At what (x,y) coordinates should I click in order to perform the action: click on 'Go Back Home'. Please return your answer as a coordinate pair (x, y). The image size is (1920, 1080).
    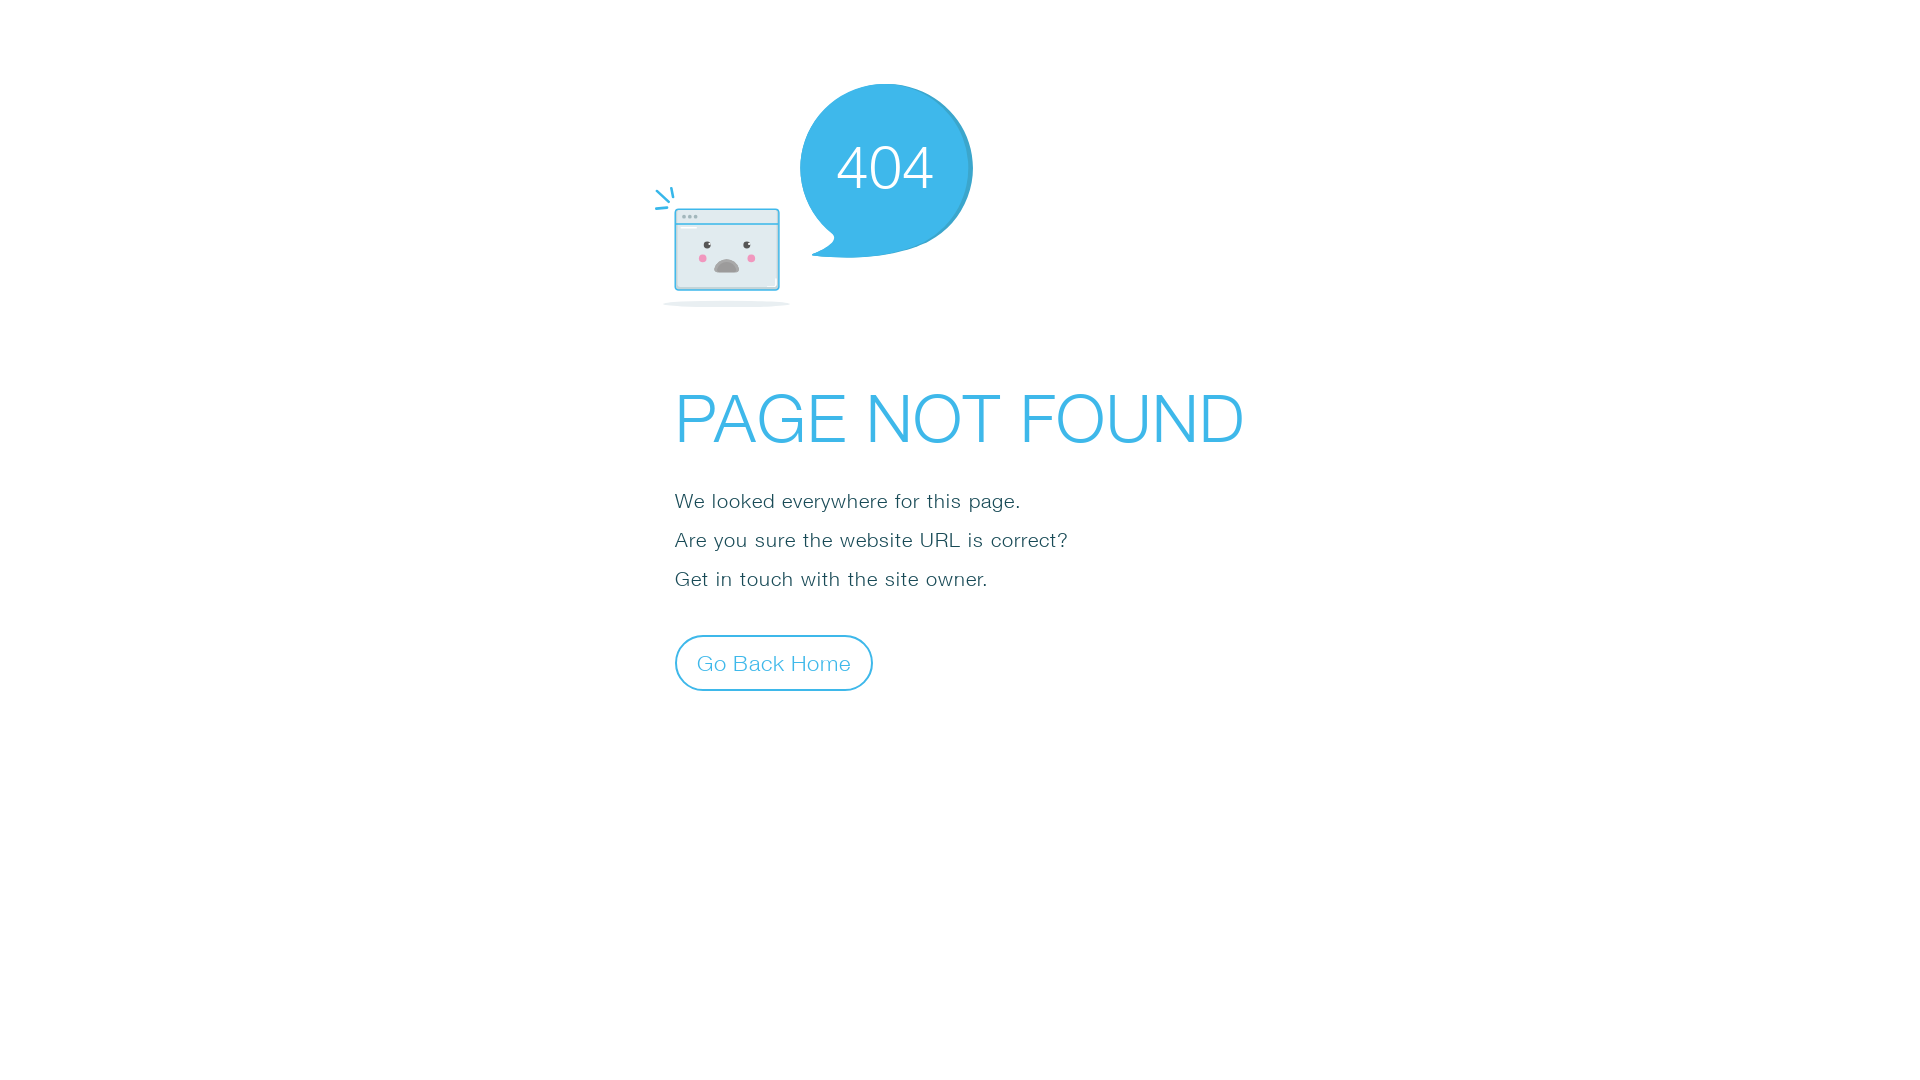
    Looking at the image, I should click on (772, 663).